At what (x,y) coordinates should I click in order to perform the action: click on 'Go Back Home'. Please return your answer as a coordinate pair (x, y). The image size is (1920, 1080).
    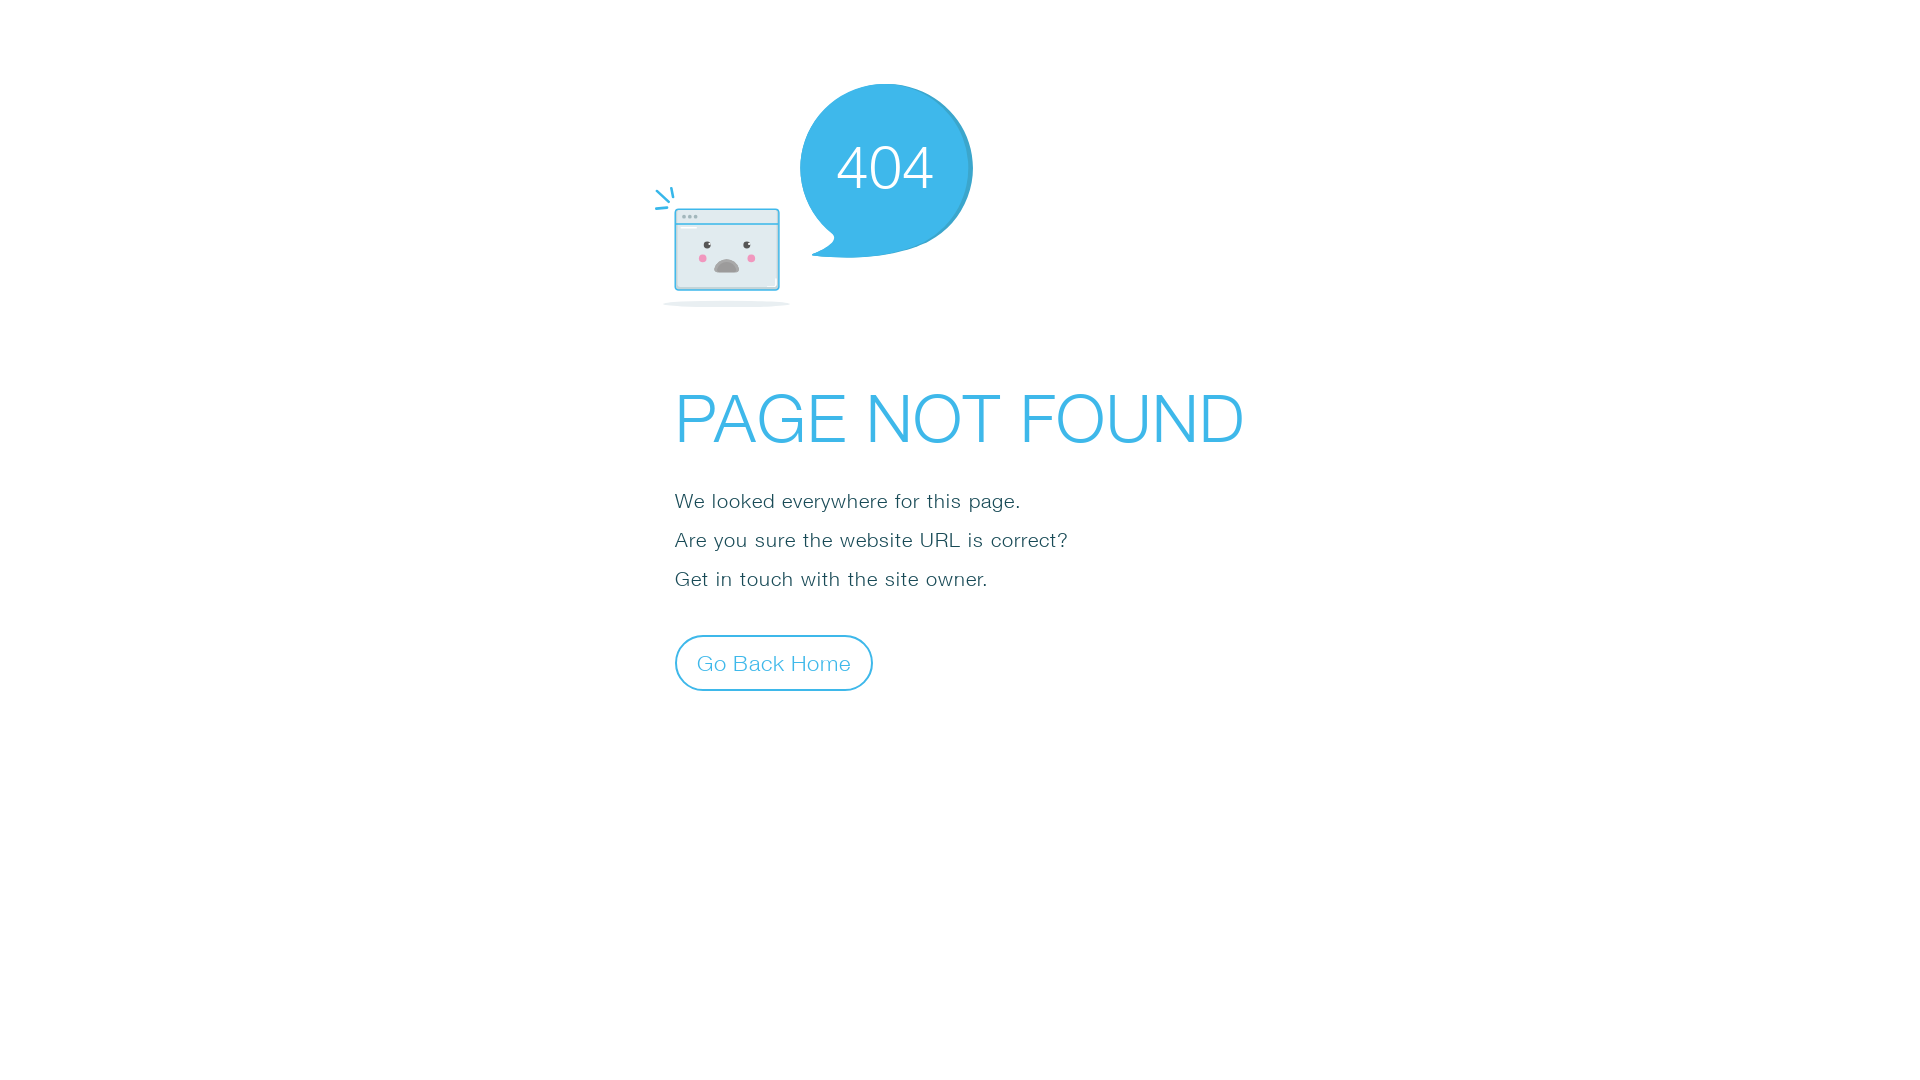
    Looking at the image, I should click on (772, 663).